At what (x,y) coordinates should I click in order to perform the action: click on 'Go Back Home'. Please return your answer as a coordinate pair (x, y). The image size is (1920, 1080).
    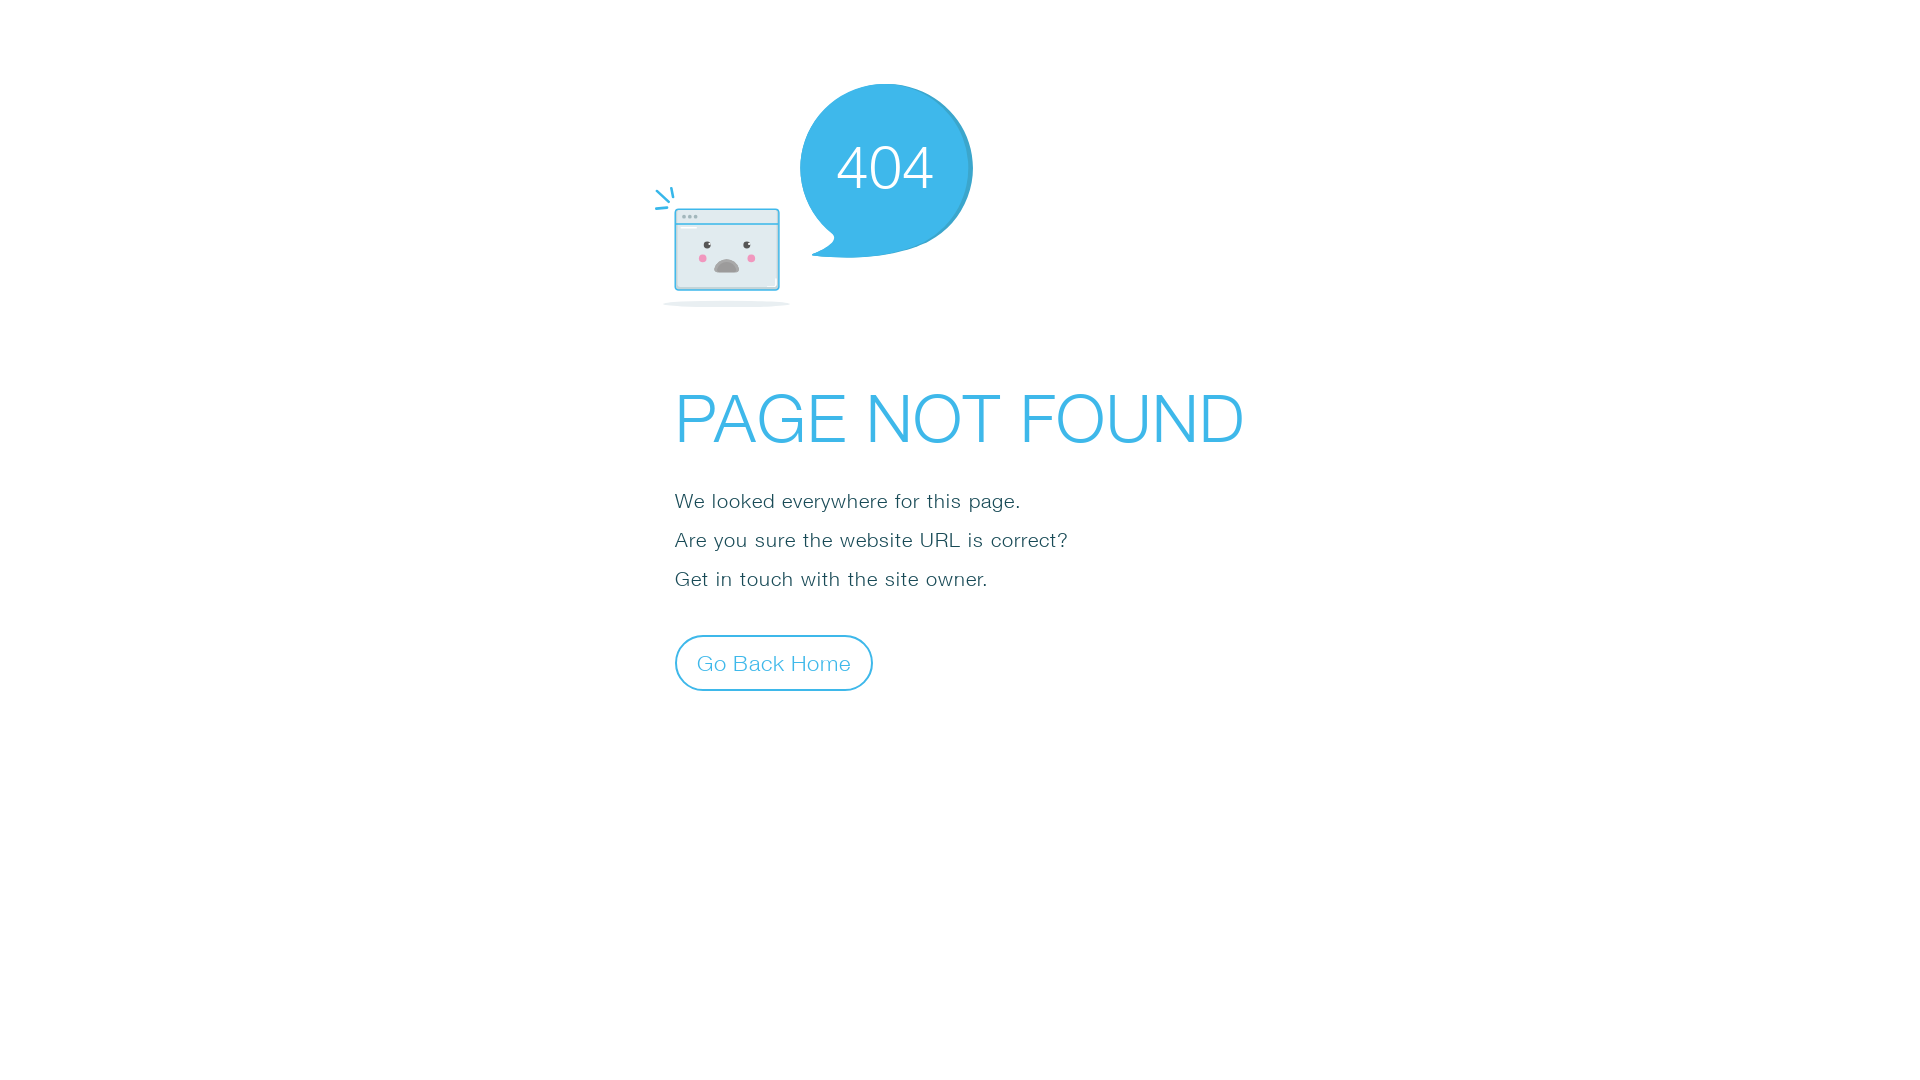
    Looking at the image, I should click on (772, 663).